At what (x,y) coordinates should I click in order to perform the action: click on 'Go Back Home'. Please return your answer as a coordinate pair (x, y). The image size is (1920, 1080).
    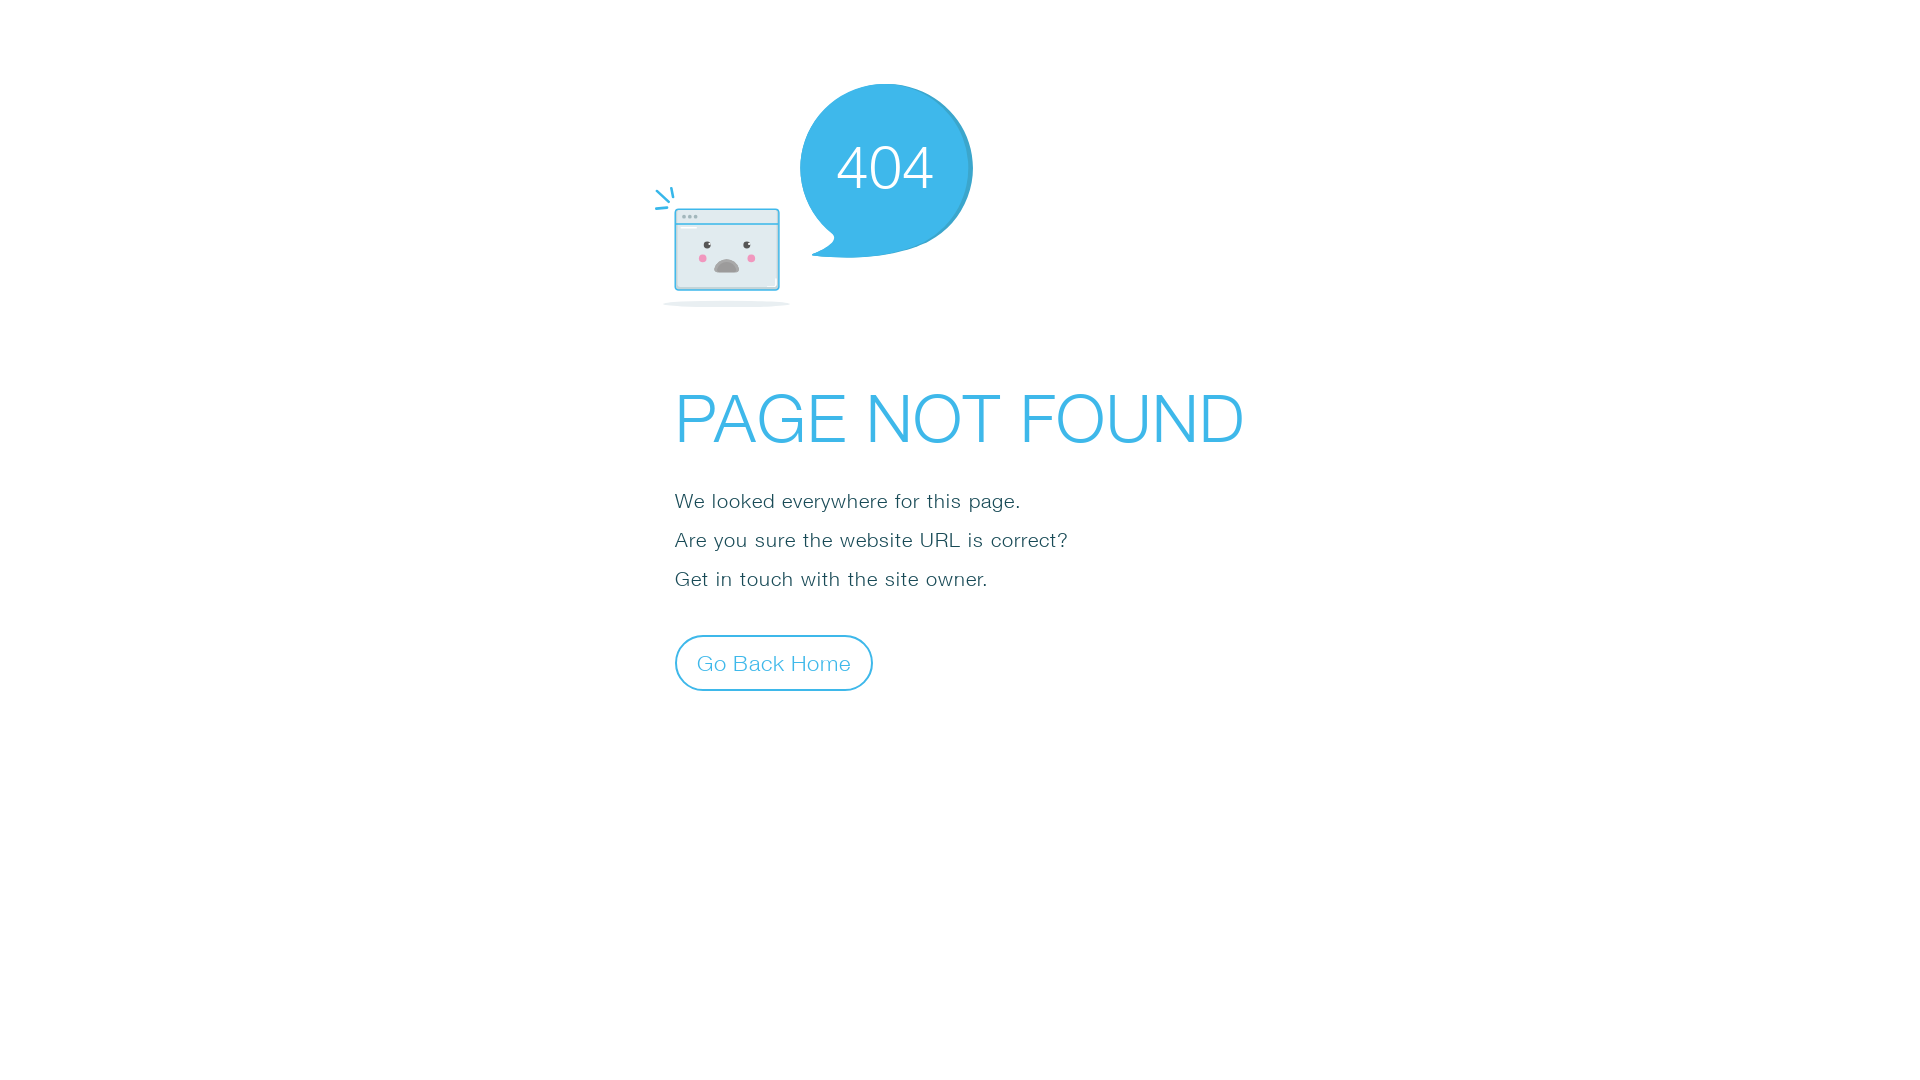
    Looking at the image, I should click on (772, 663).